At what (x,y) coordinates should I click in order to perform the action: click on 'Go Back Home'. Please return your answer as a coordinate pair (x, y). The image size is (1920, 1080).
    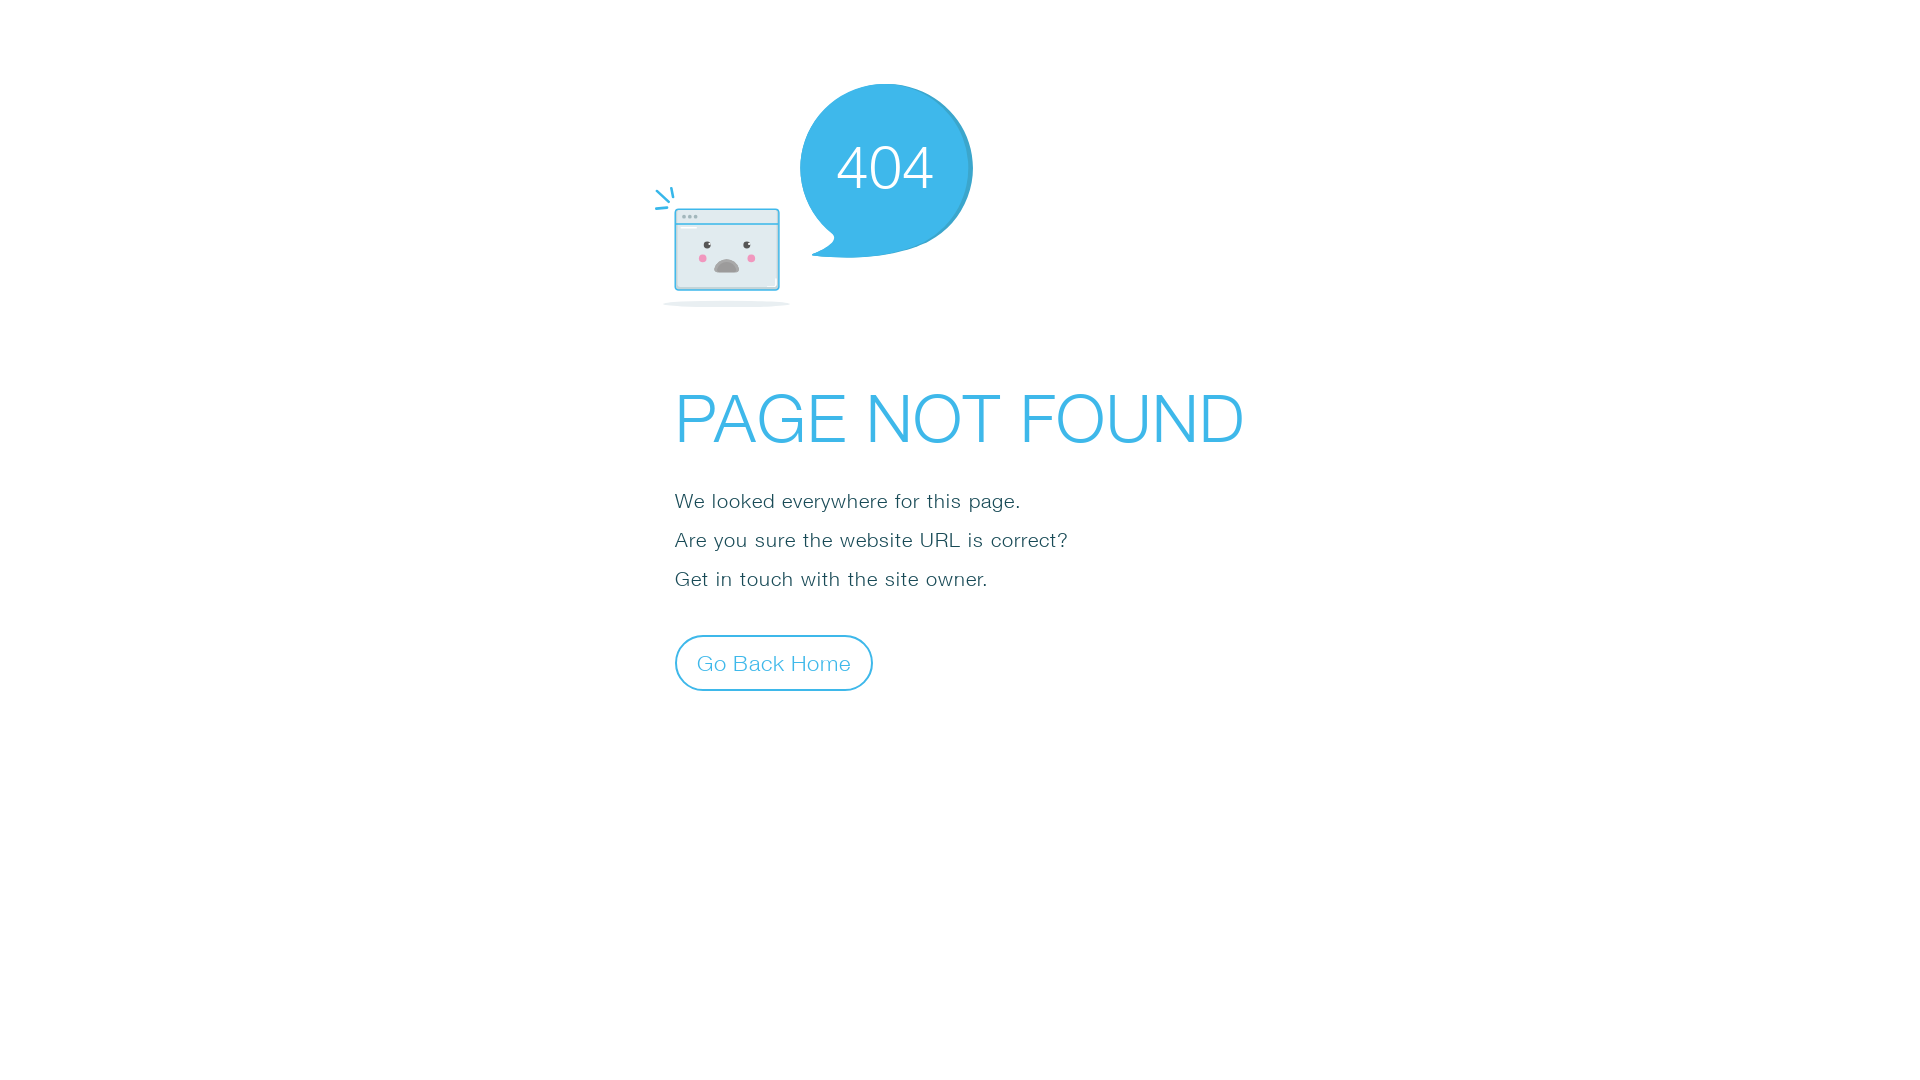
    Looking at the image, I should click on (772, 663).